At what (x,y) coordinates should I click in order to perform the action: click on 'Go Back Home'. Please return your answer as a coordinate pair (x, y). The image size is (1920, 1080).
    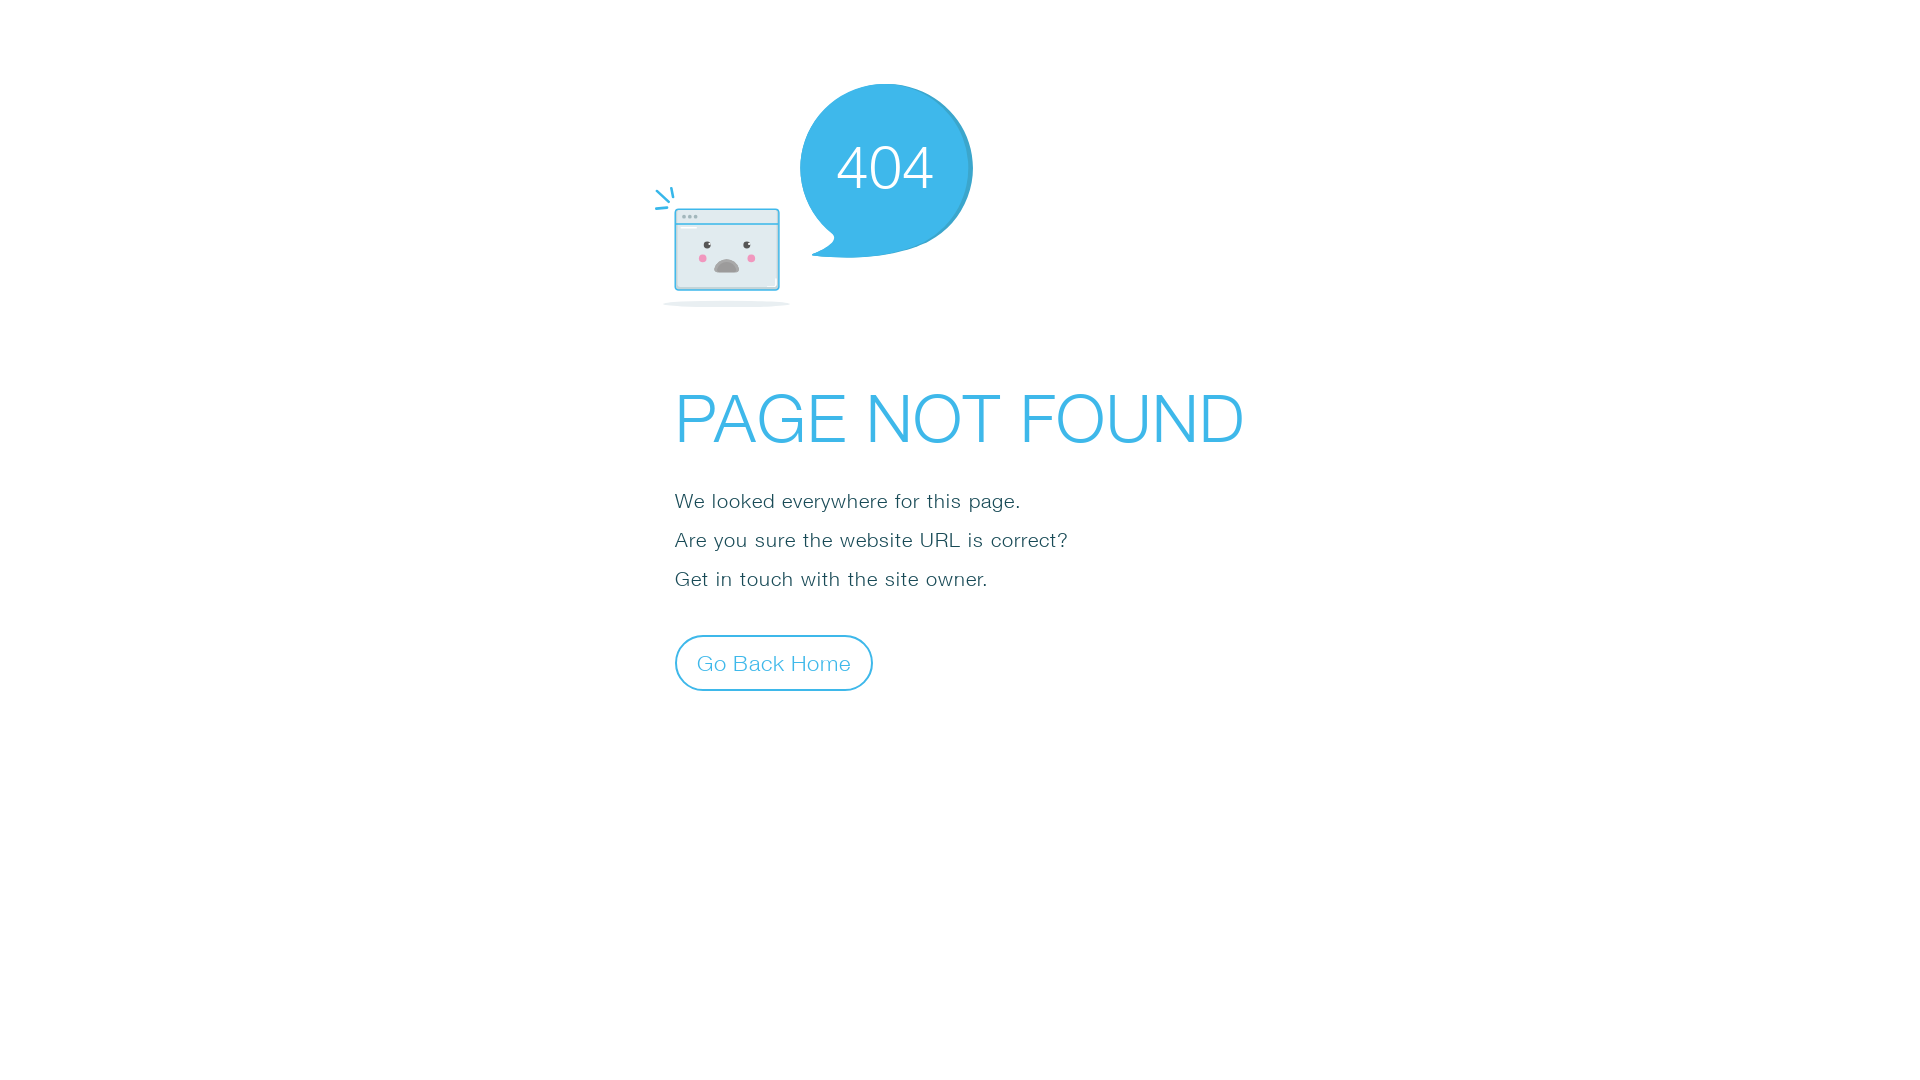
    Looking at the image, I should click on (772, 663).